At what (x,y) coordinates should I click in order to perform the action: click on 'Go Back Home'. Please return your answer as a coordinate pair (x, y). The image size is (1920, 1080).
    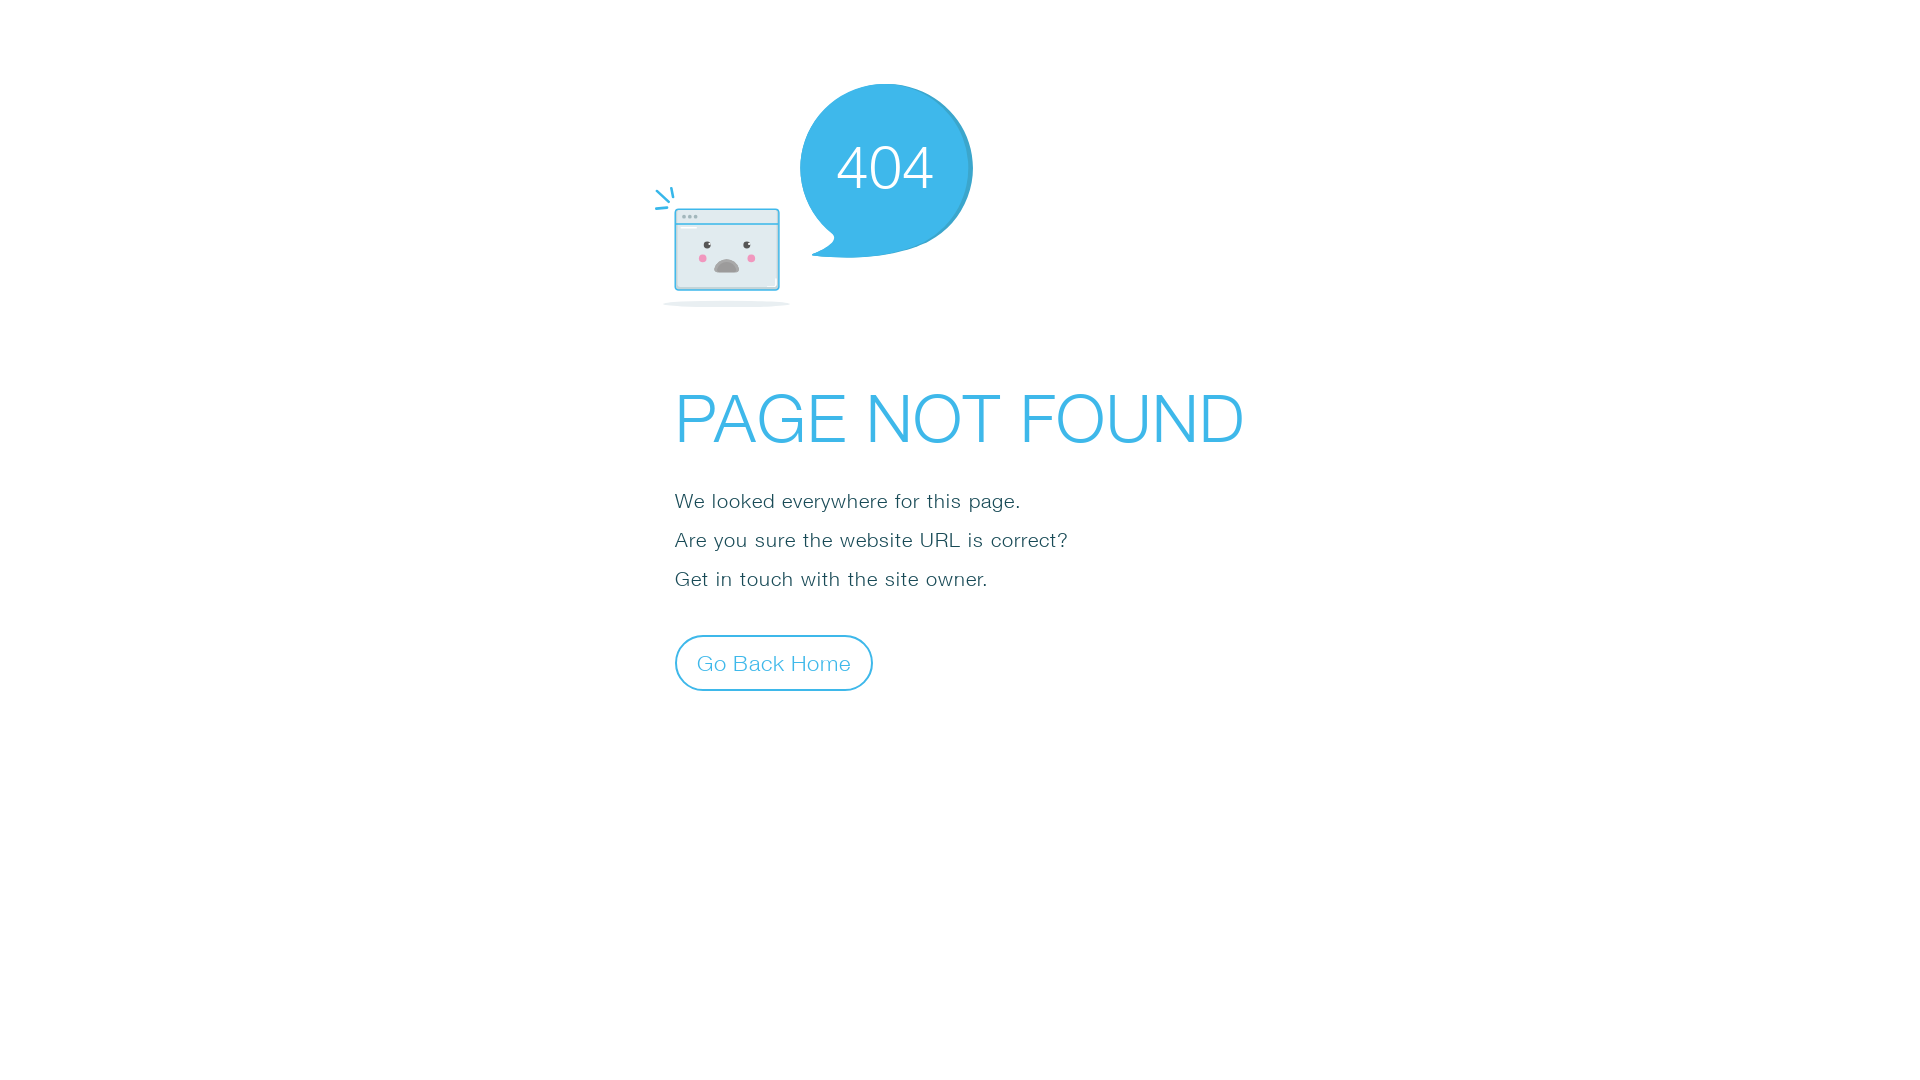
    Looking at the image, I should click on (772, 663).